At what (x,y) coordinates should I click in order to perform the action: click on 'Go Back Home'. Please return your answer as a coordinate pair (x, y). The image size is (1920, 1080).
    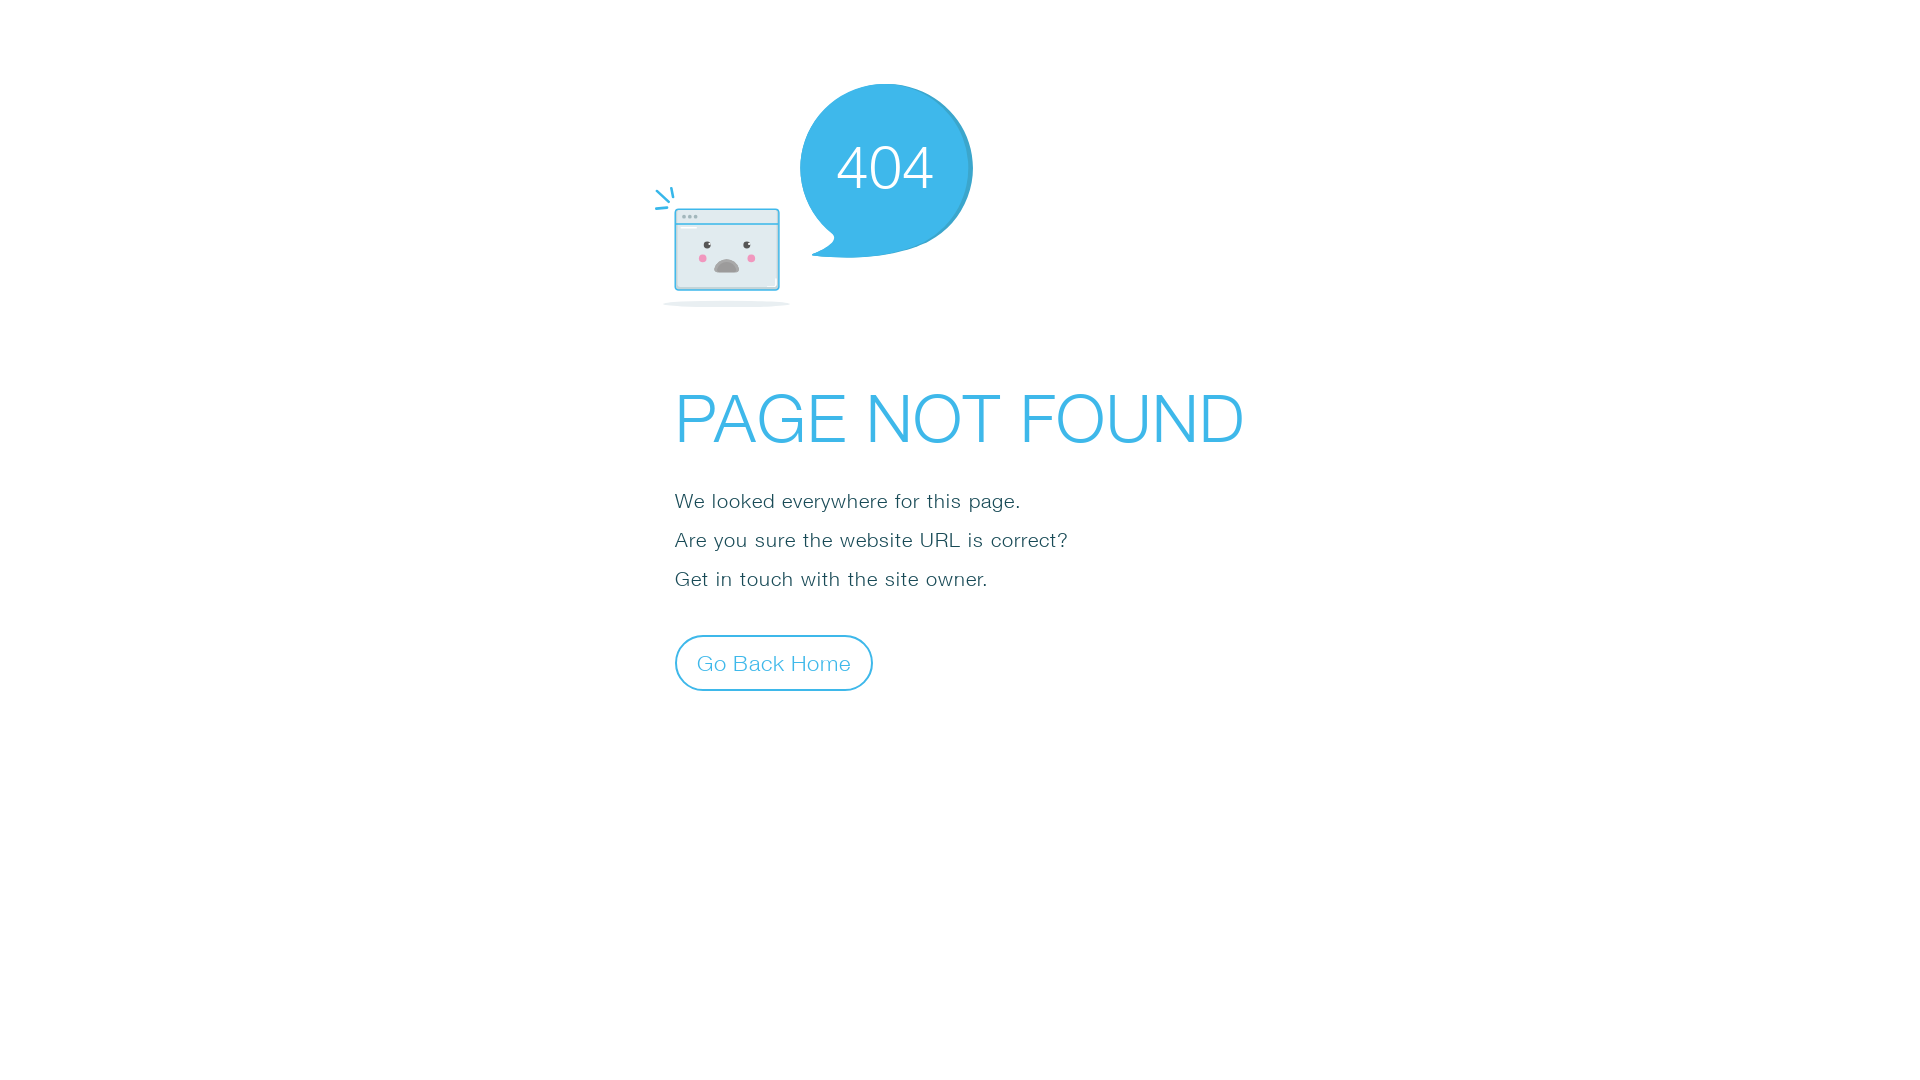
    Looking at the image, I should click on (772, 663).